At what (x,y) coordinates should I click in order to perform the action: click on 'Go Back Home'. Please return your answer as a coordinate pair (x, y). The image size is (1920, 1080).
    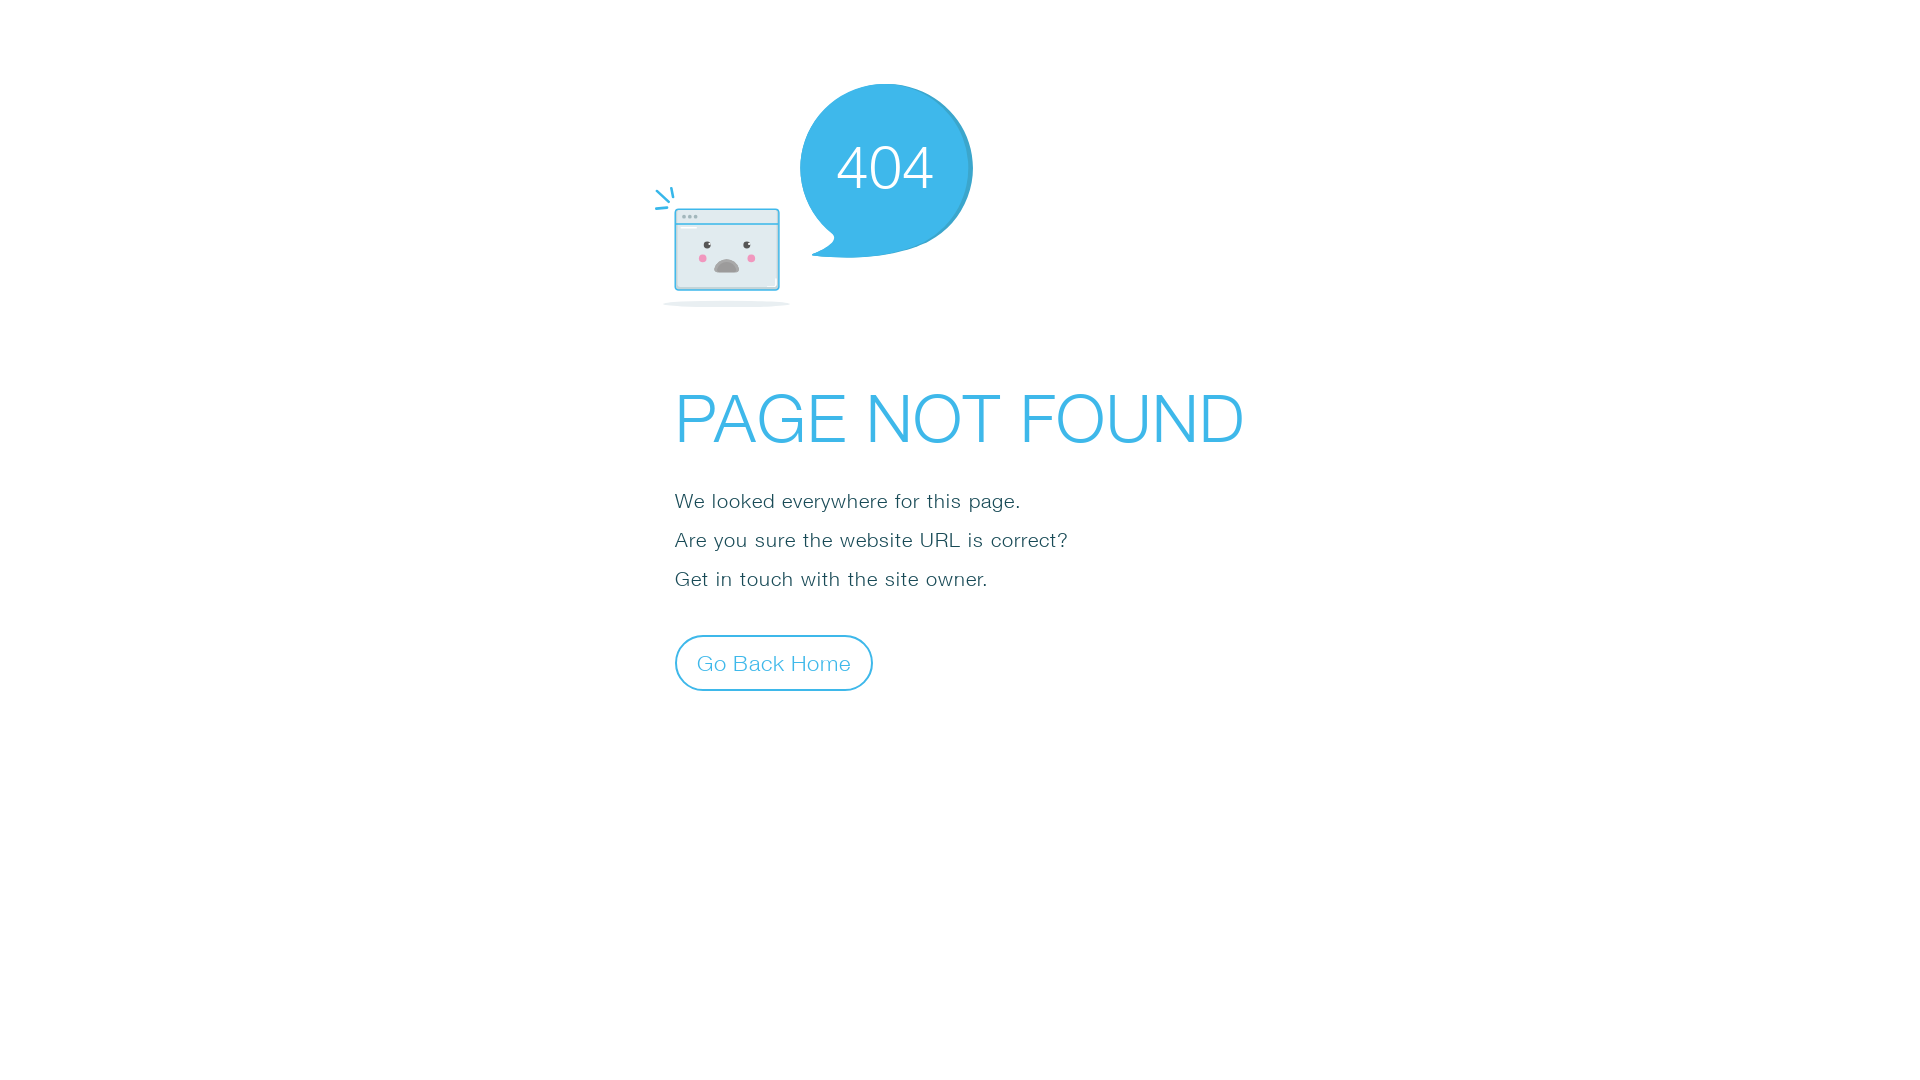
    Looking at the image, I should click on (772, 663).